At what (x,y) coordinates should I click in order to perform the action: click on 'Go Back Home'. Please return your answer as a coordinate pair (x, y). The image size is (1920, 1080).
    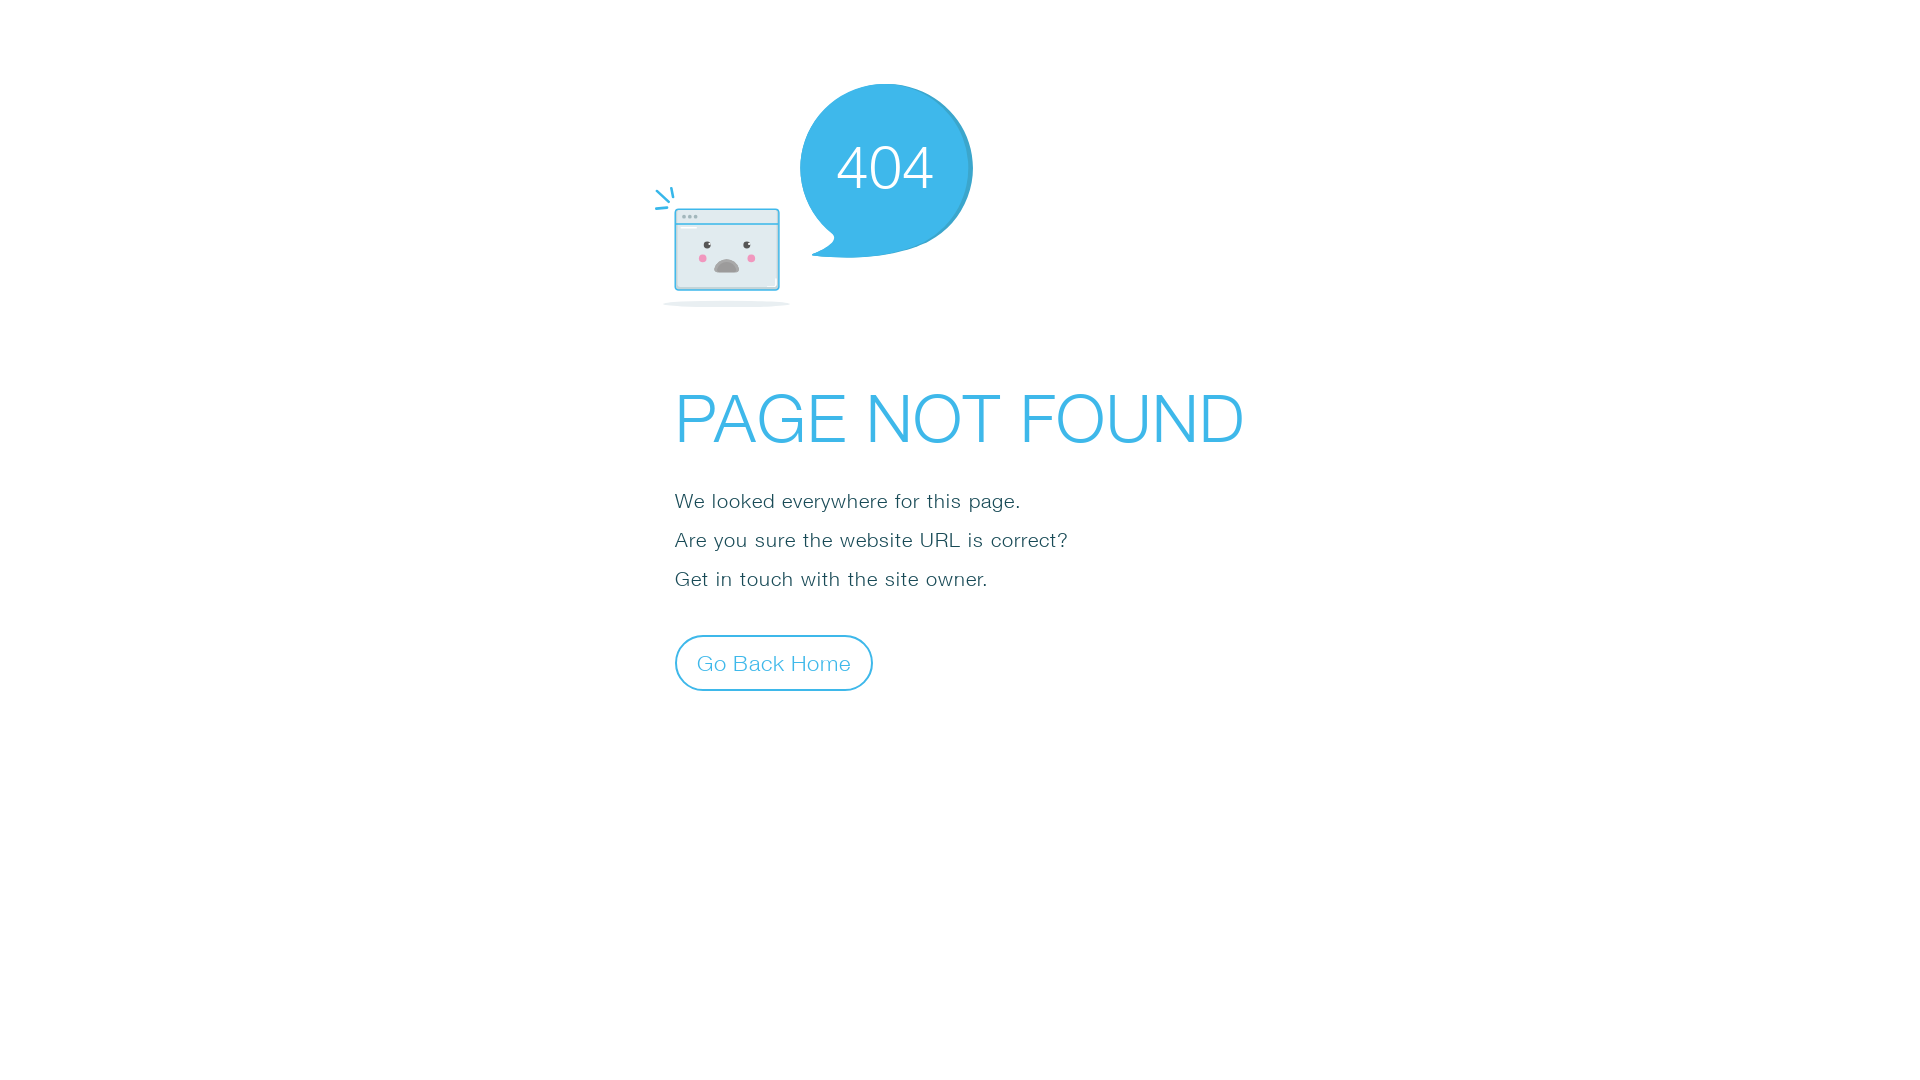
    Looking at the image, I should click on (772, 663).